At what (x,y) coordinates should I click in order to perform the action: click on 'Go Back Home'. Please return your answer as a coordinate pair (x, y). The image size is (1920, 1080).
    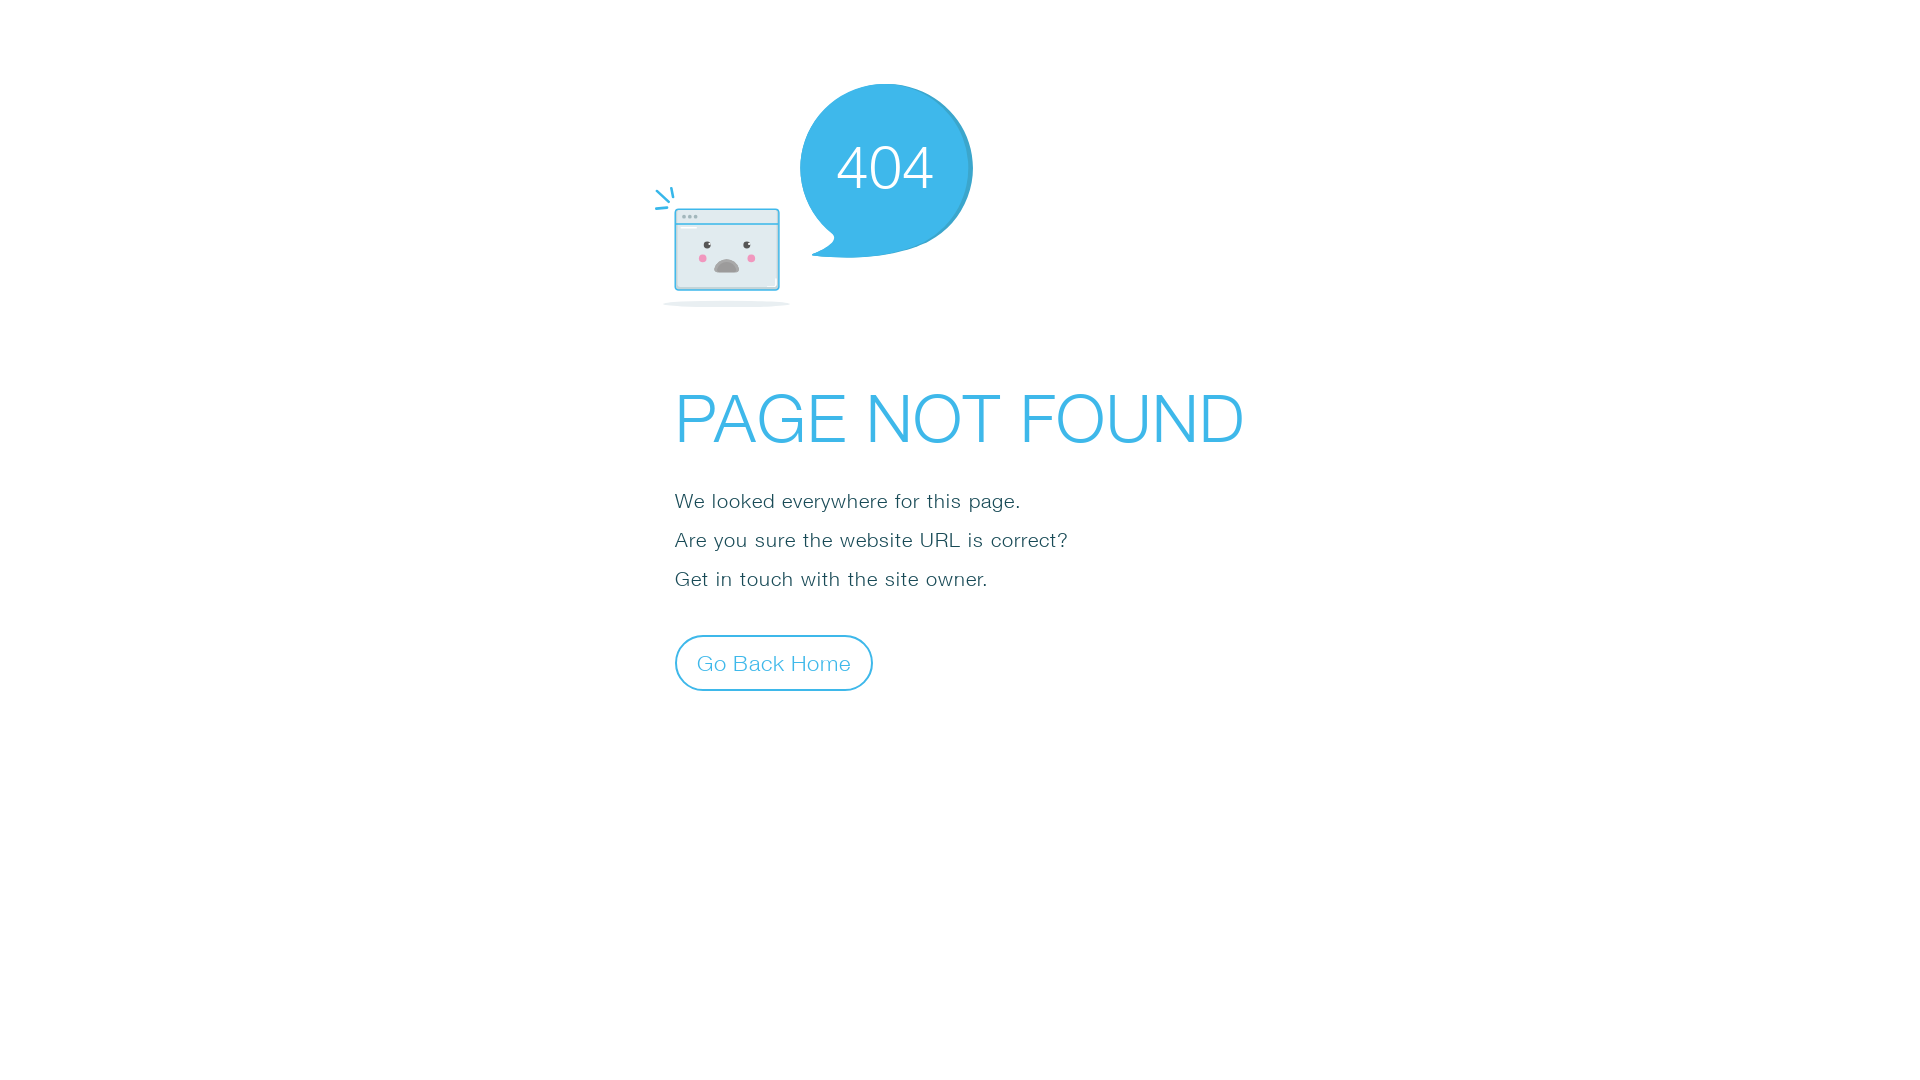
    Looking at the image, I should click on (772, 663).